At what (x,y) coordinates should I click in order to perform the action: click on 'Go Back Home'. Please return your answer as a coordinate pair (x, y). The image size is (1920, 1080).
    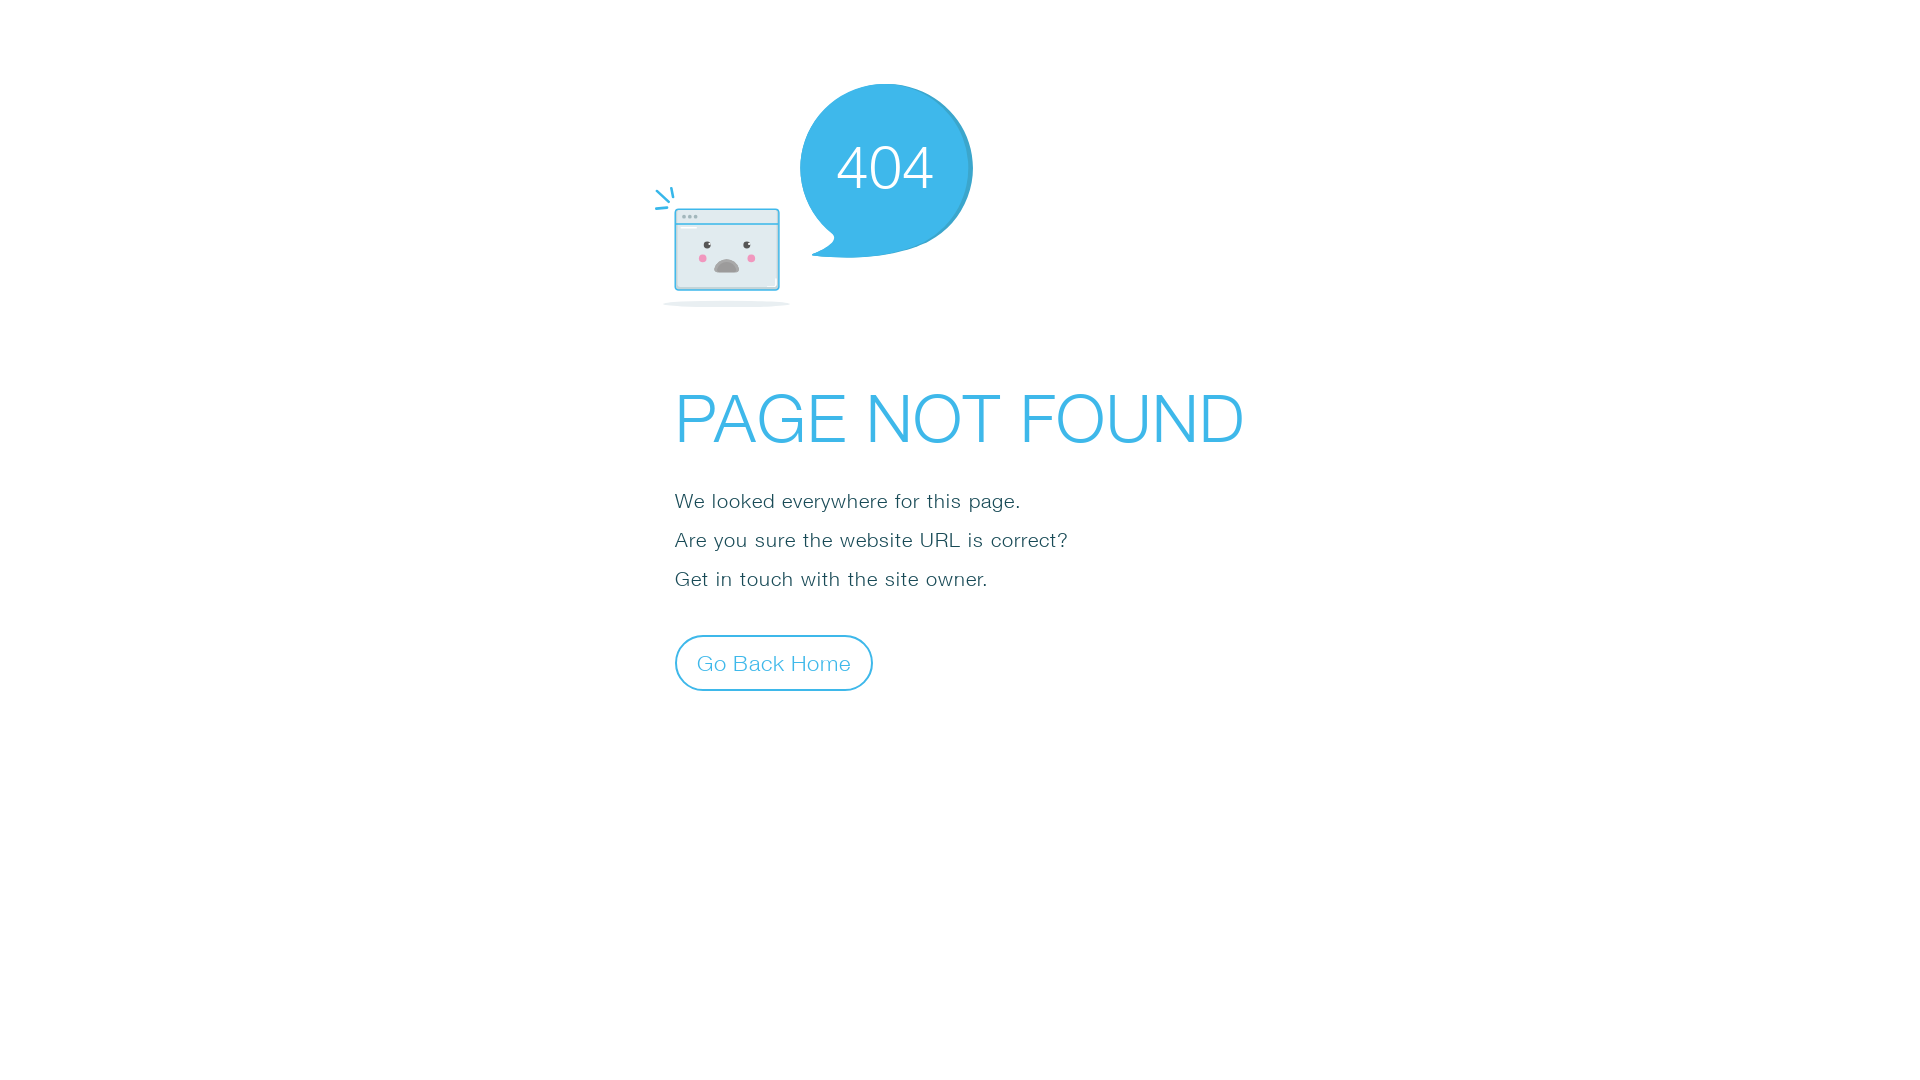
    Looking at the image, I should click on (772, 663).